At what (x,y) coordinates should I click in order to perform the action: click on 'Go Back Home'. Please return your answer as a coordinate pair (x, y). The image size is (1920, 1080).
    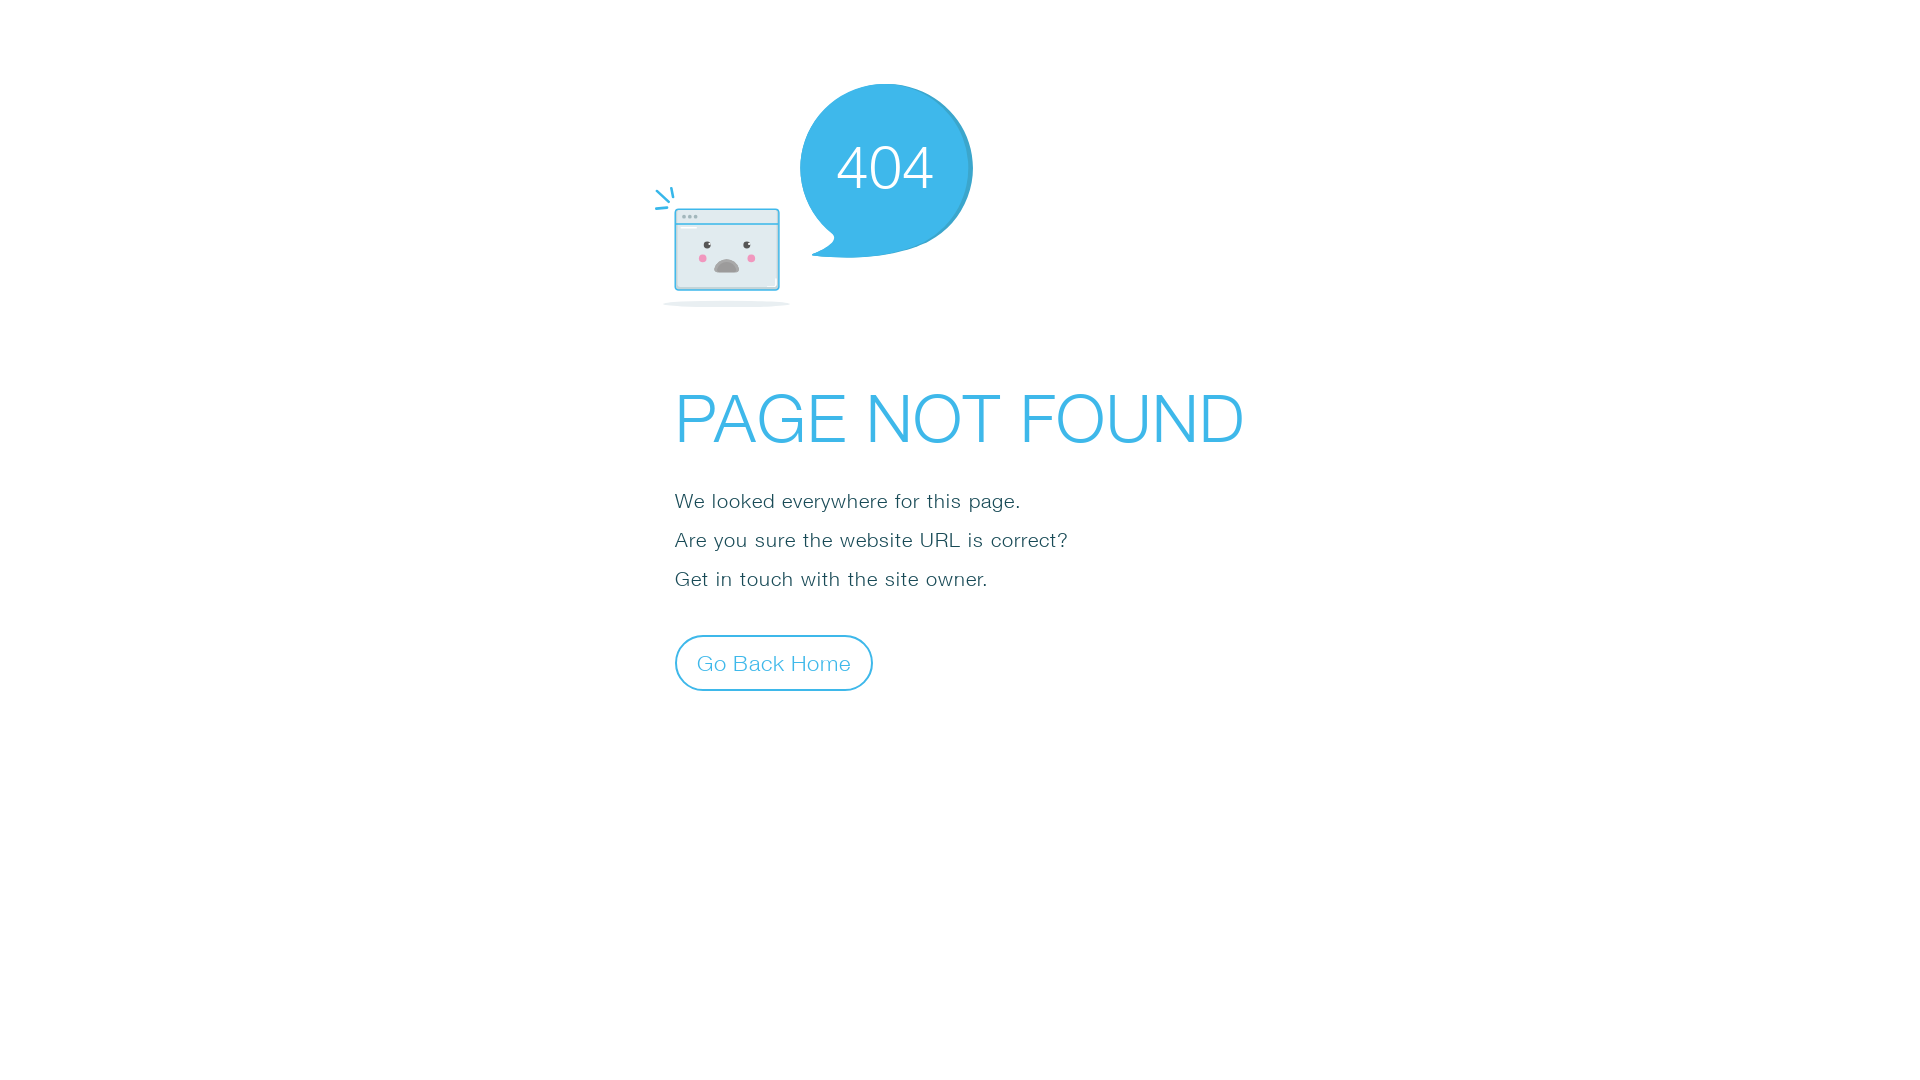
    Looking at the image, I should click on (772, 663).